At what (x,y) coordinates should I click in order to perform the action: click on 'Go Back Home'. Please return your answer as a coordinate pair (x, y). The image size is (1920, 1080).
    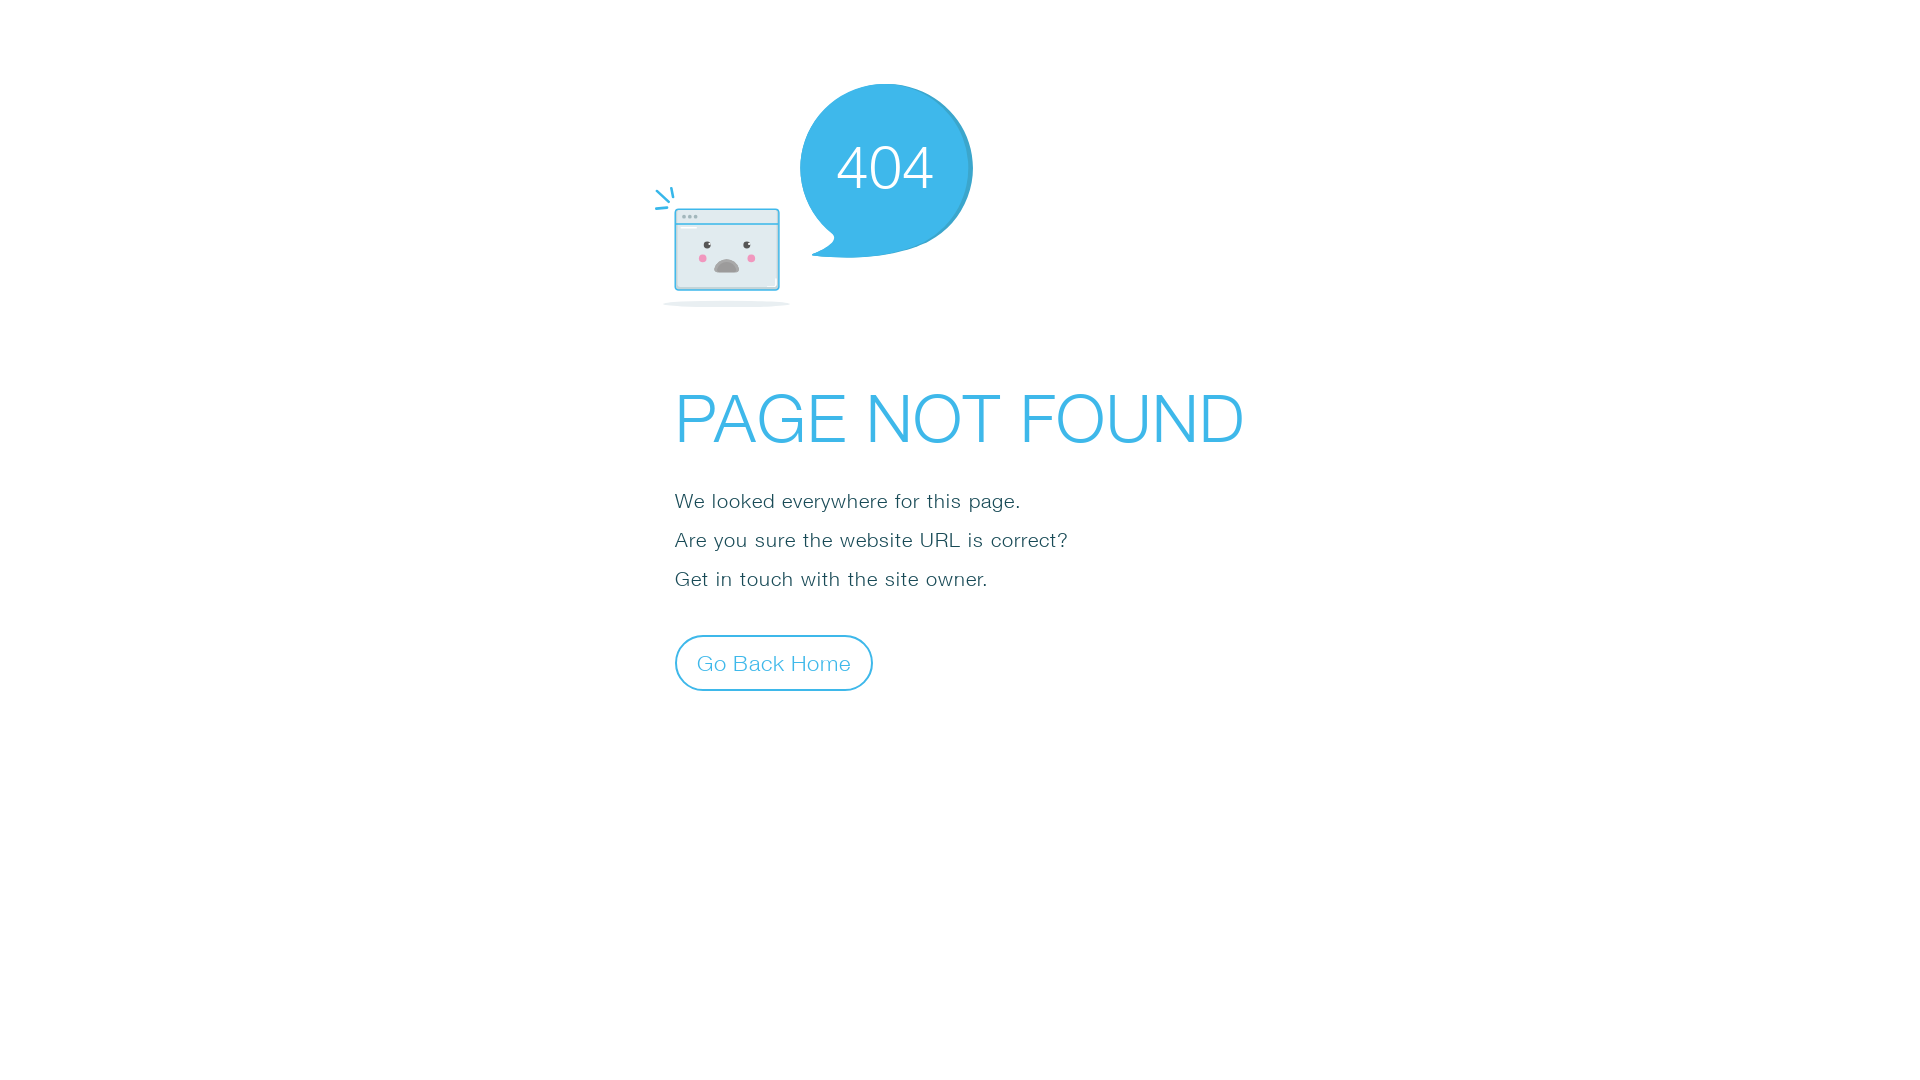
    Looking at the image, I should click on (772, 663).